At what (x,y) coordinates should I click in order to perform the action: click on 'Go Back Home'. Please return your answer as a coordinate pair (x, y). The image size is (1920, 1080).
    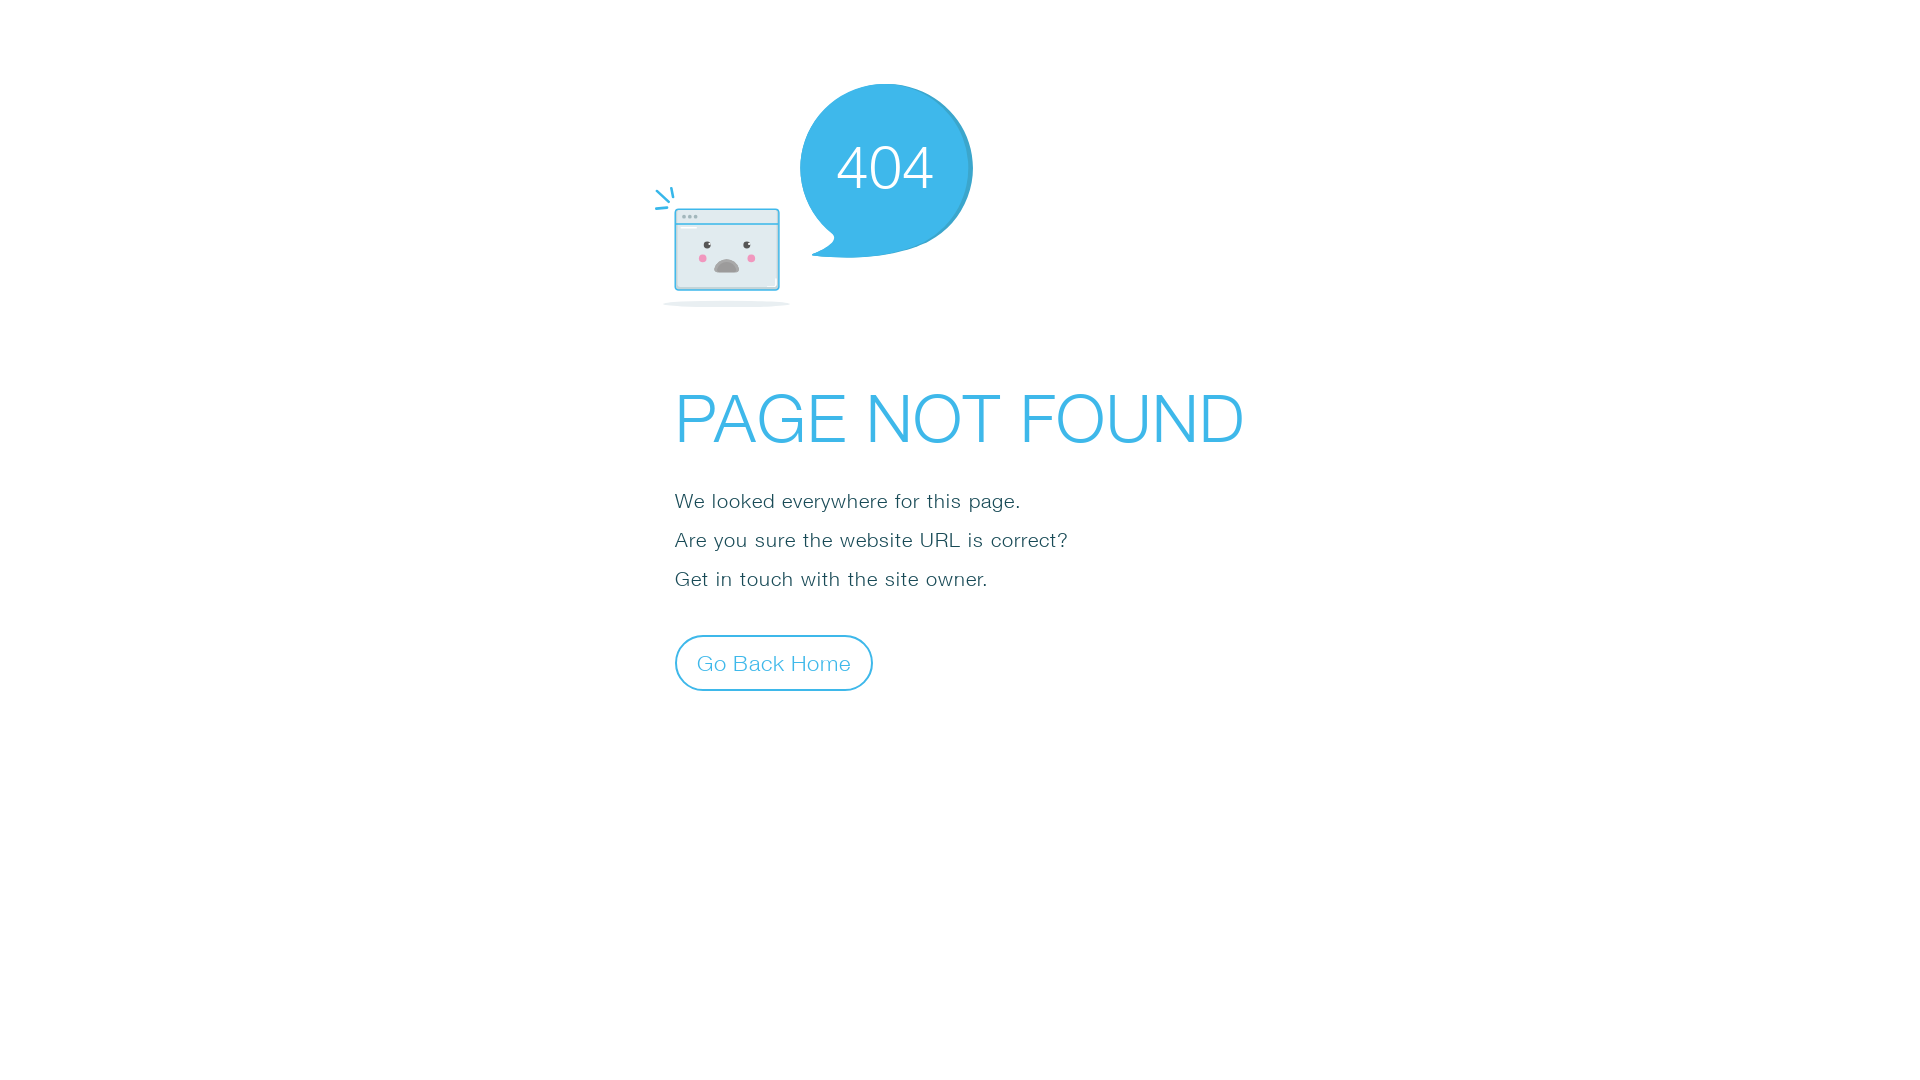
    Looking at the image, I should click on (772, 663).